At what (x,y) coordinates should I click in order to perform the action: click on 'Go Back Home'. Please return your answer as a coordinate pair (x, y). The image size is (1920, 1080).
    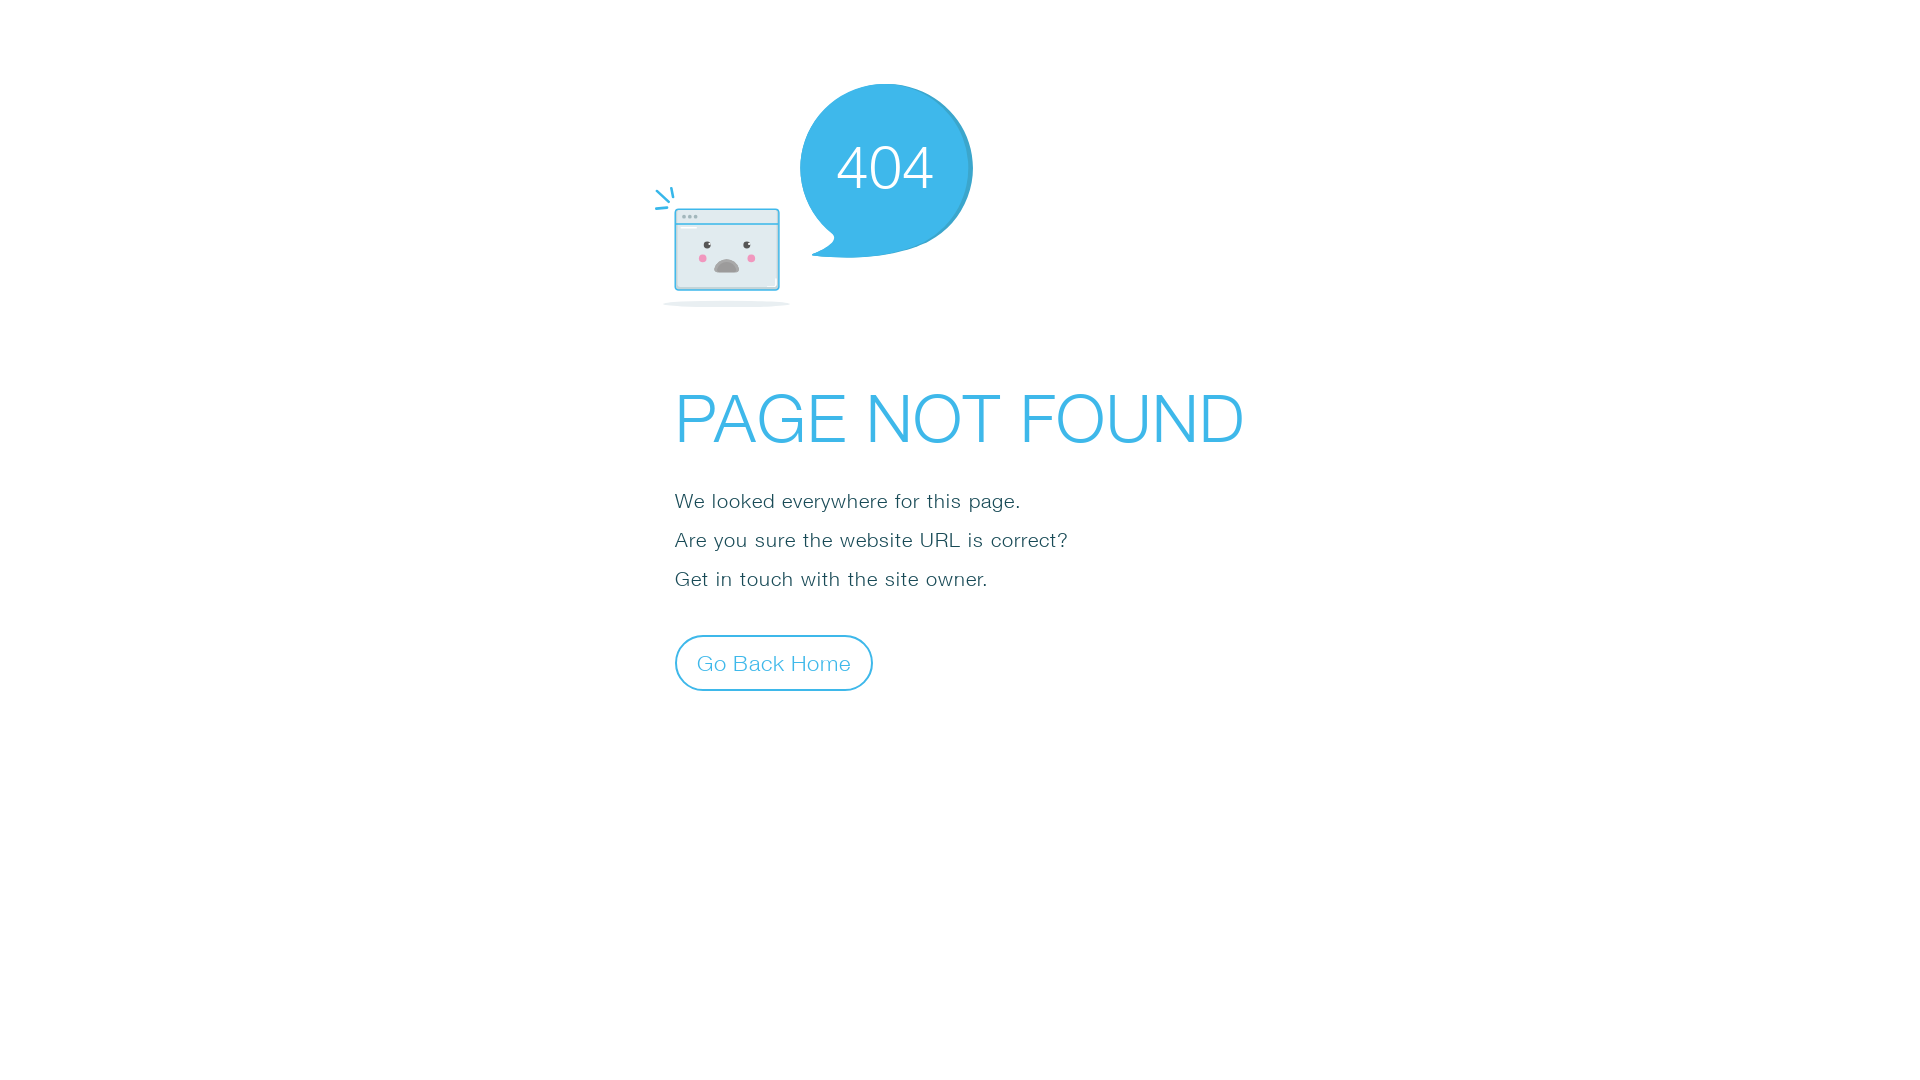
    Looking at the image, I should click on (772, 663).